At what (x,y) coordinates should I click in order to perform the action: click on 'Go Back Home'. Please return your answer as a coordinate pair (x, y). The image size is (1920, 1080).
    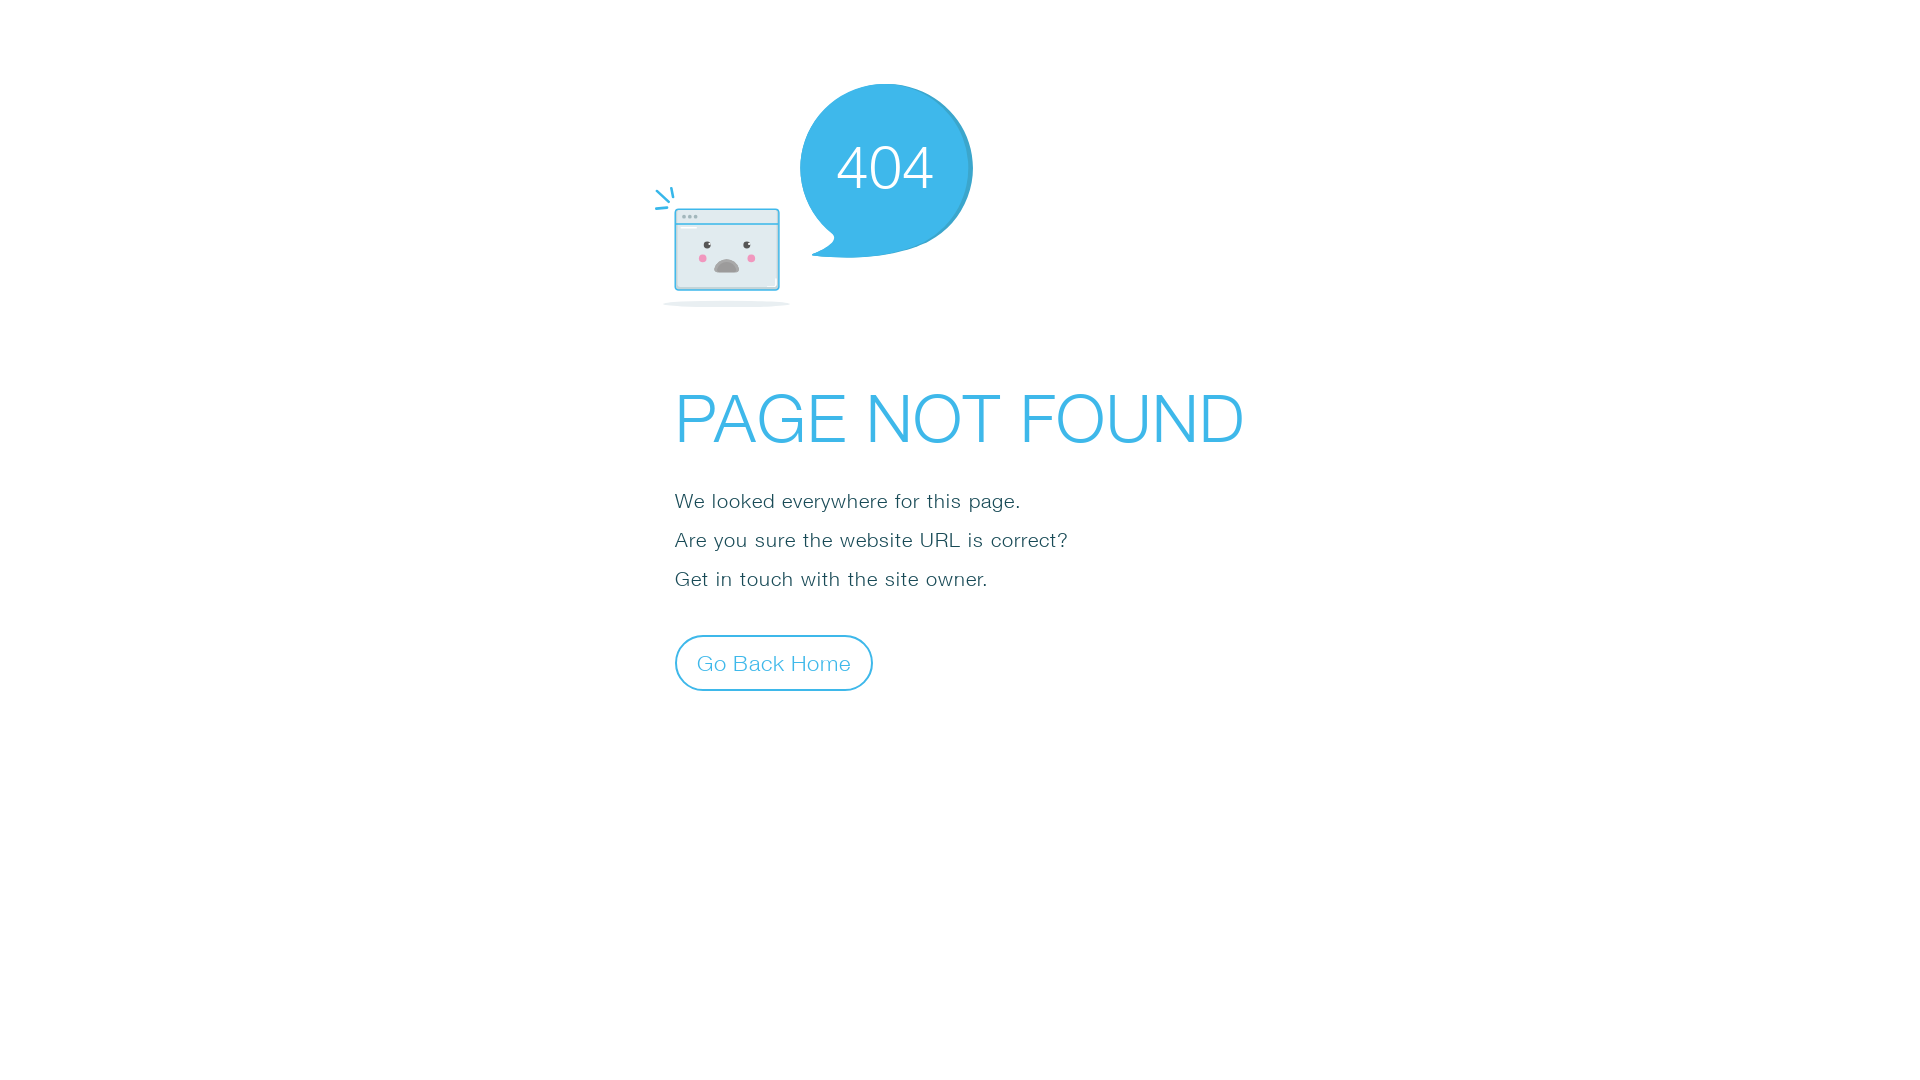
    Looking at the image, I should click on (772, 663).